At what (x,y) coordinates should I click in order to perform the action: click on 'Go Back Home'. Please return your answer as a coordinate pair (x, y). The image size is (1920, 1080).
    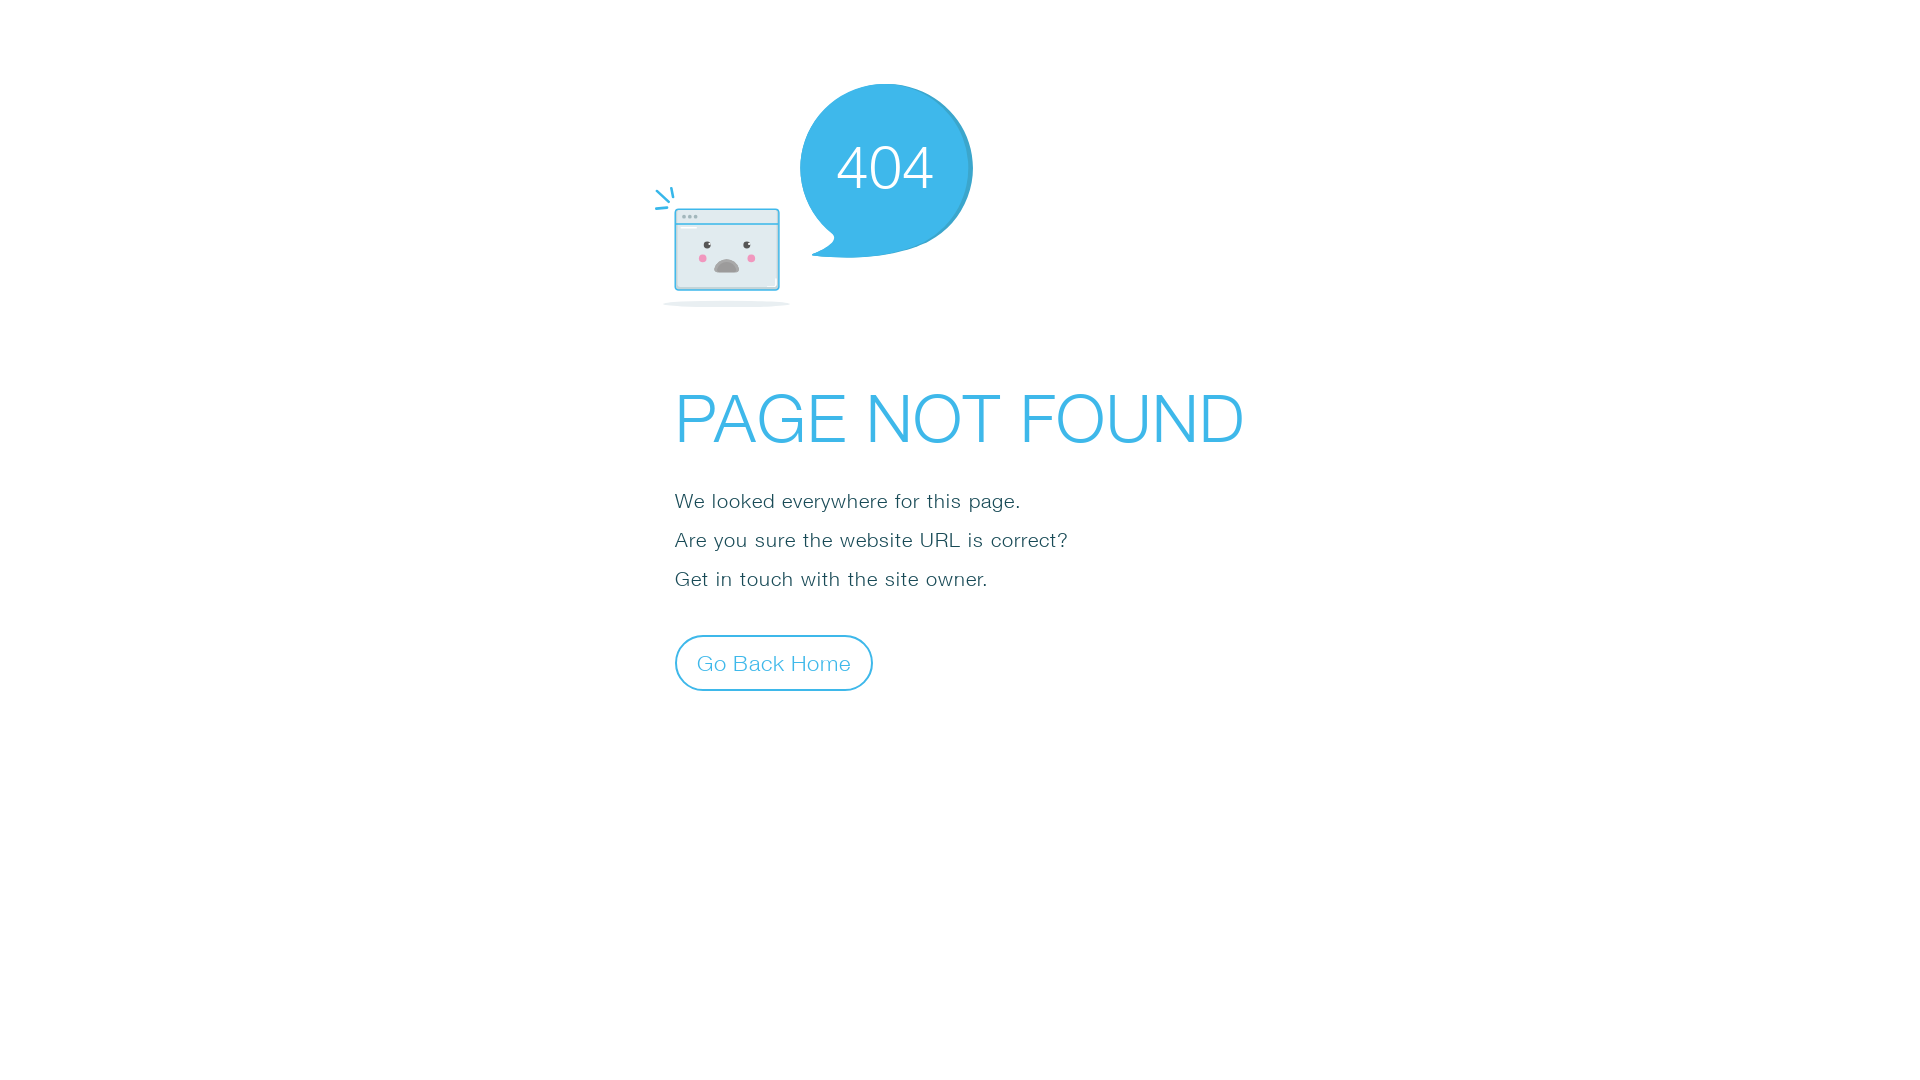
    Looking at the image, I should click on (772, 663).